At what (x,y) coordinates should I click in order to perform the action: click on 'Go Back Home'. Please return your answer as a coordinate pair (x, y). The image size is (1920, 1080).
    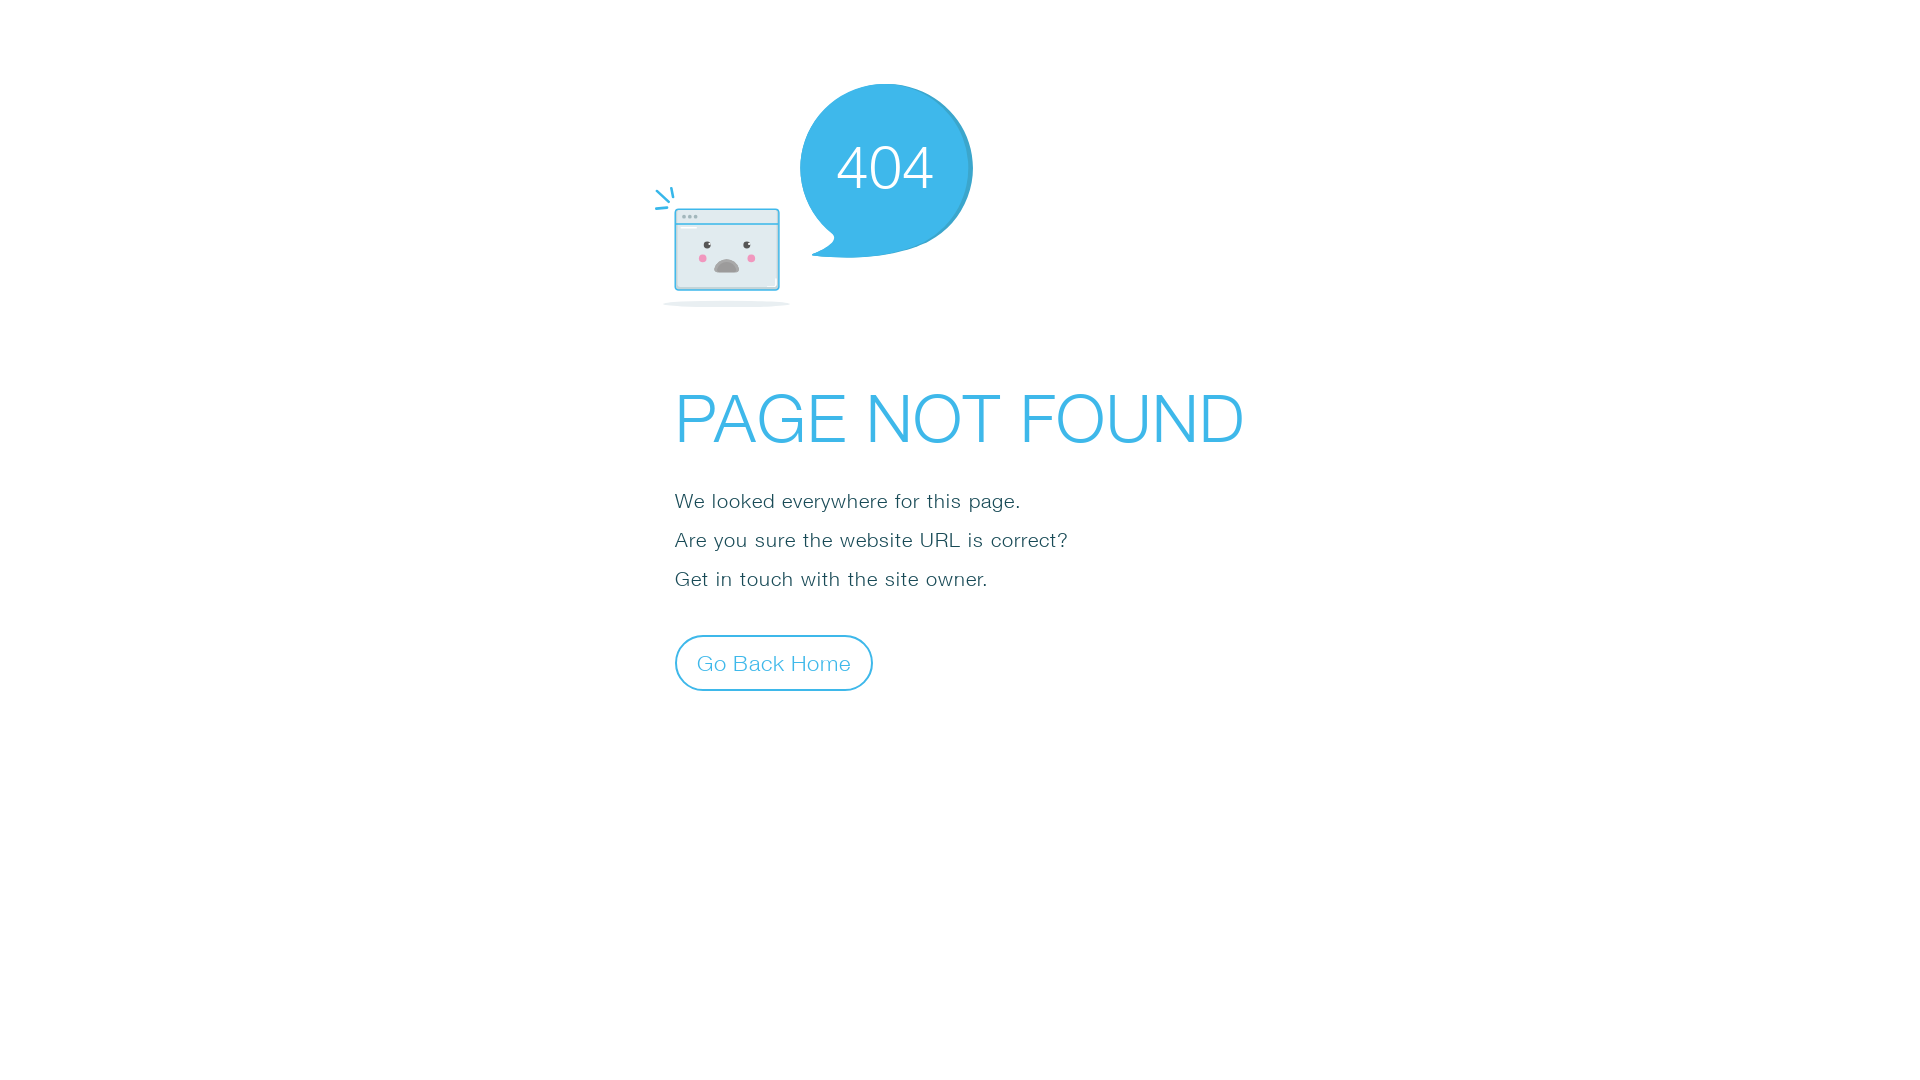
    Looking at the image, I should click on (772, 663).